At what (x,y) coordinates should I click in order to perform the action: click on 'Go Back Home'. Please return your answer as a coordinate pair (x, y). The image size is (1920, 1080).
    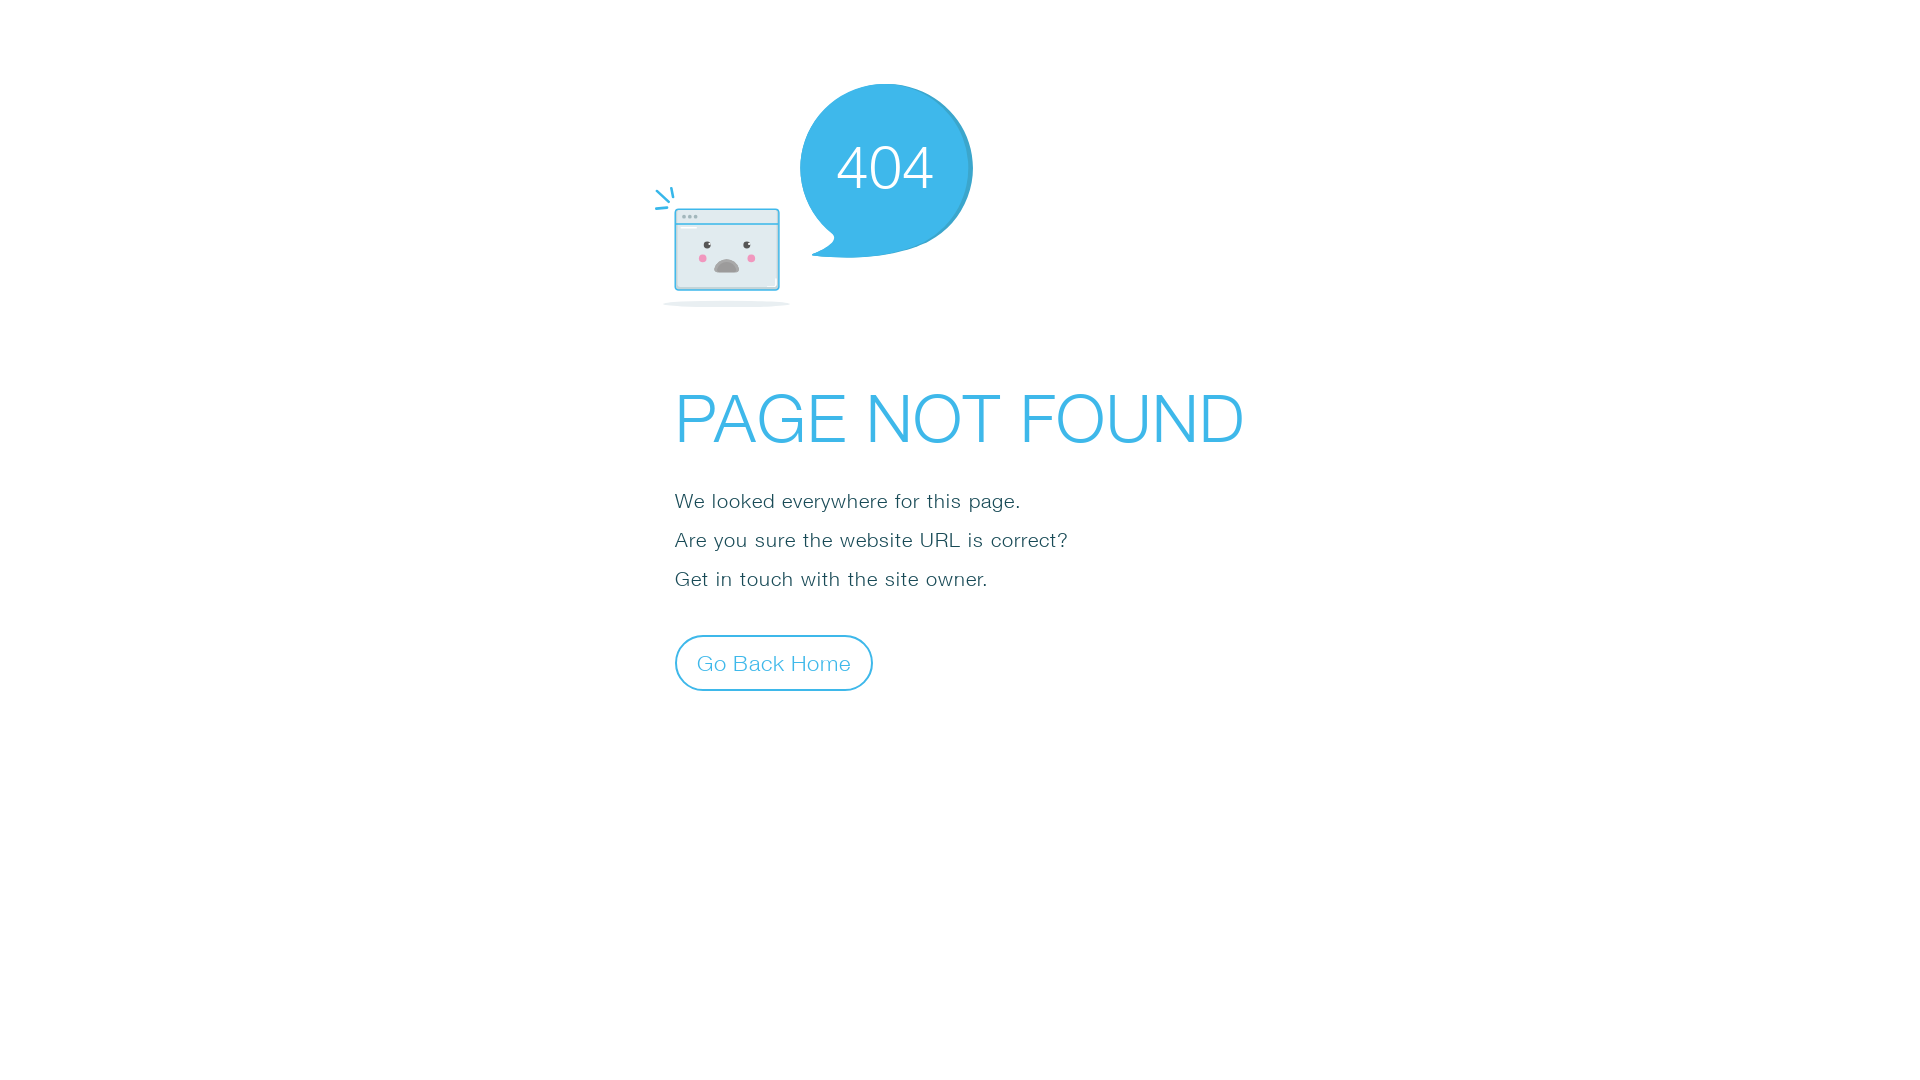
    Looking at the image, I should click on (772, 663).